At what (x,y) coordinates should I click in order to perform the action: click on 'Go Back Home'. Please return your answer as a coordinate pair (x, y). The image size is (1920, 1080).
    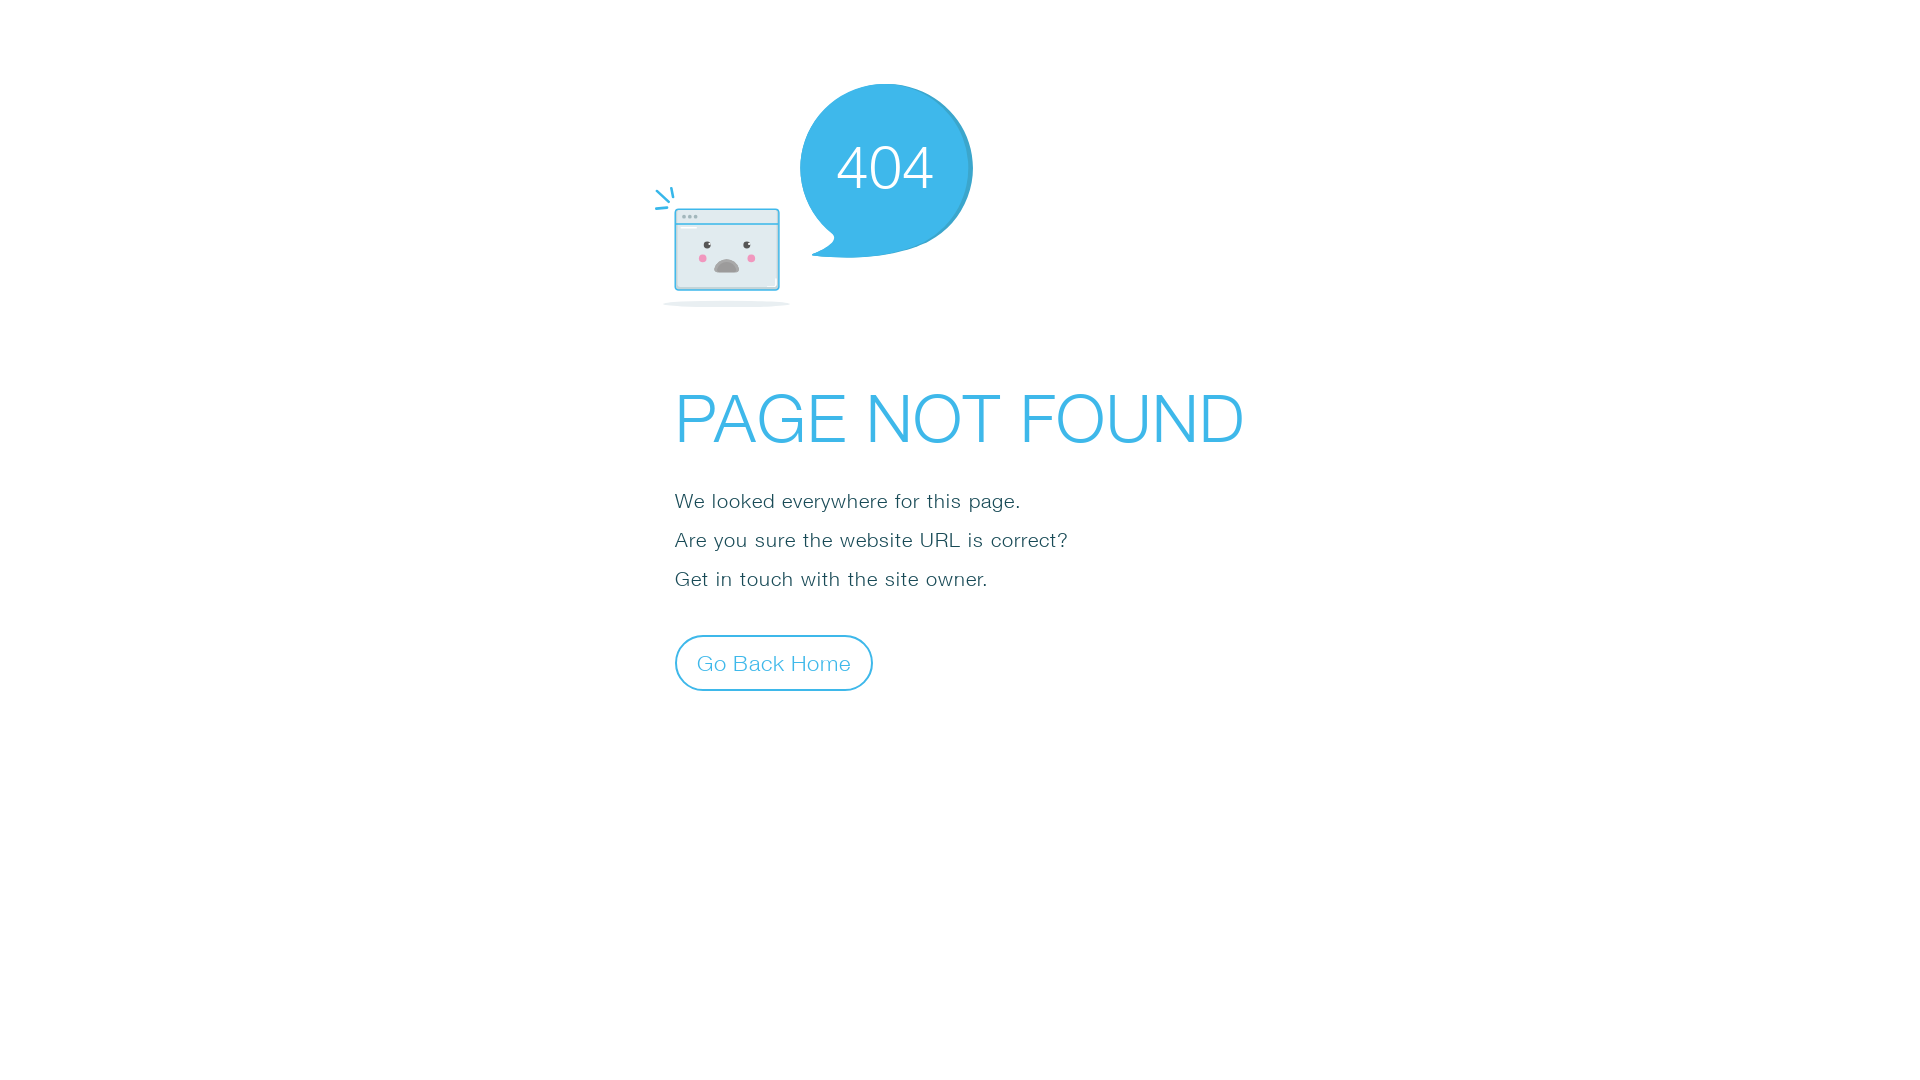
    Looking at the image, I should click on (772, 663).